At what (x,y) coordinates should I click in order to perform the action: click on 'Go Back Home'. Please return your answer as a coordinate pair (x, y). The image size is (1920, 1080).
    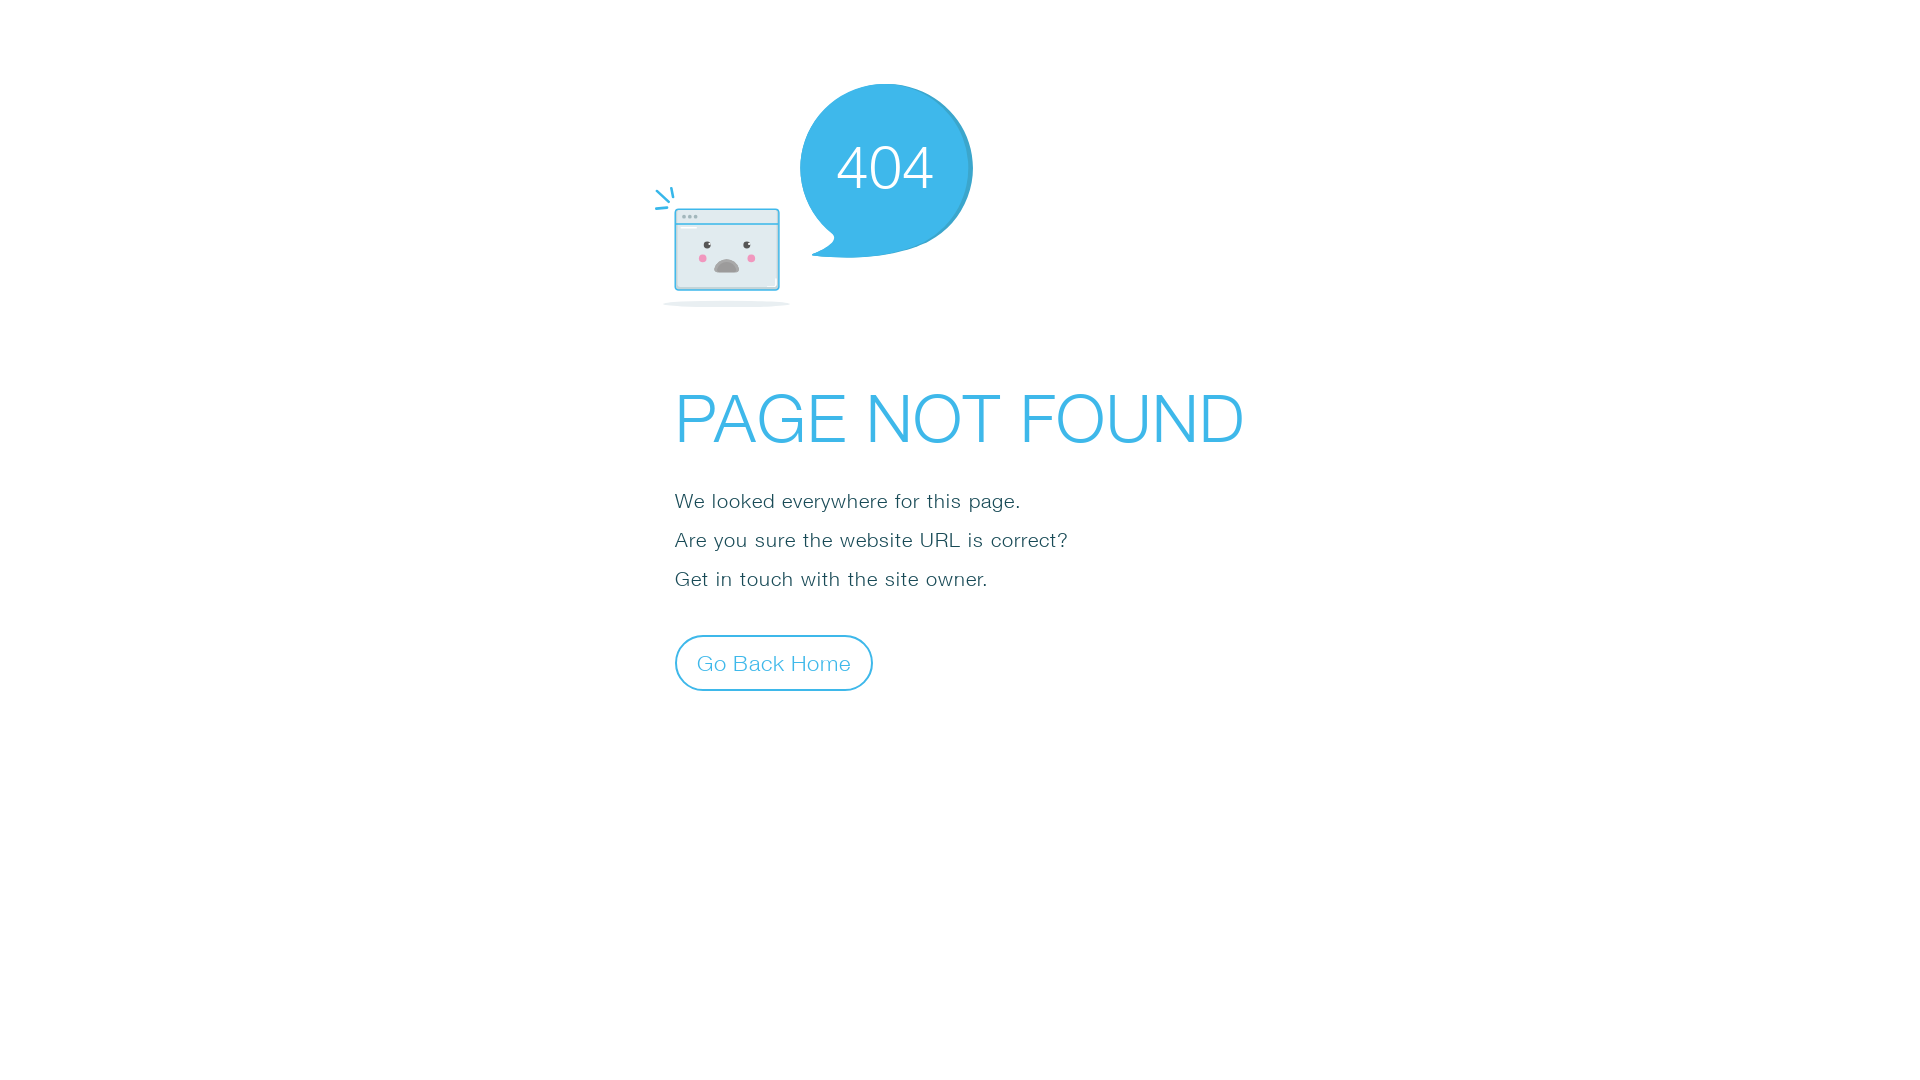
    Looking at the image, I should click on (772, 663).